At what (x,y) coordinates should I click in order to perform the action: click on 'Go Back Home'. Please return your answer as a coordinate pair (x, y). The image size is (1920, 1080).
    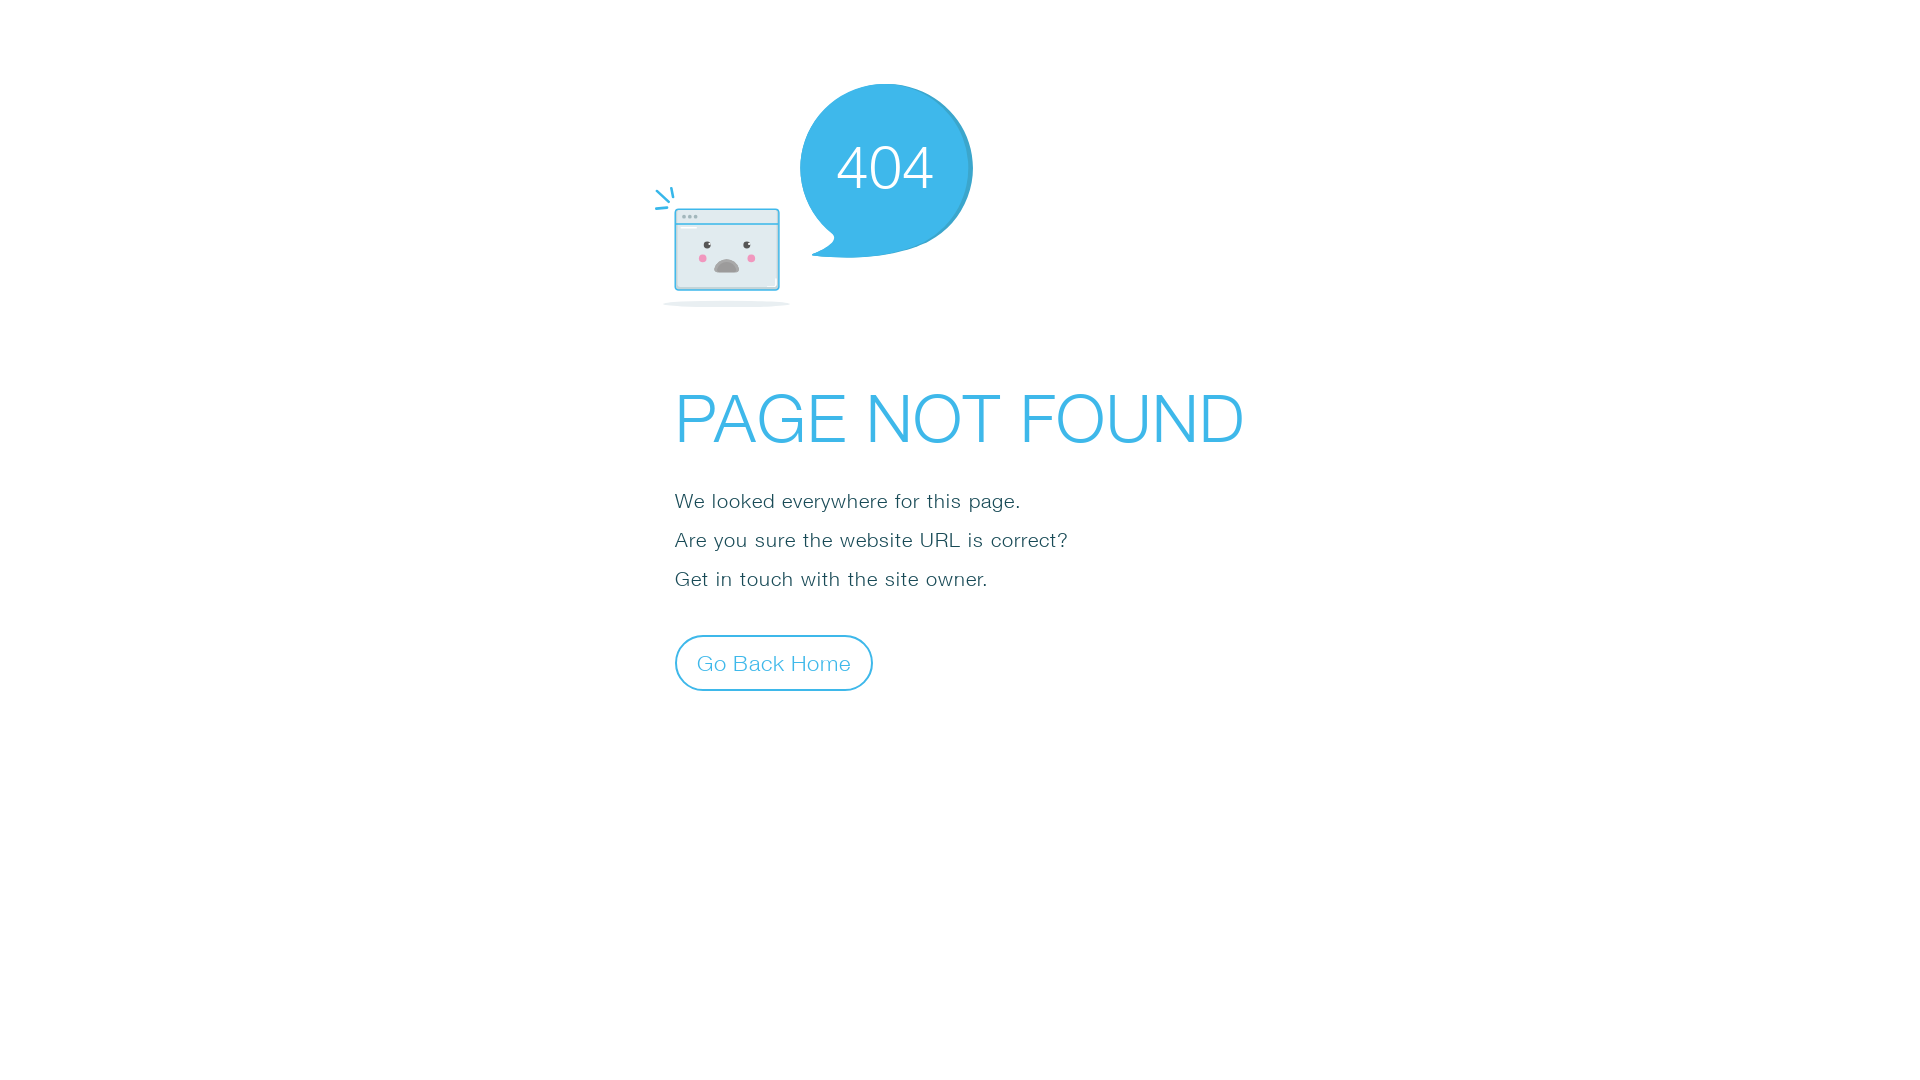
    Looking at the image, I should click on (772, 663).